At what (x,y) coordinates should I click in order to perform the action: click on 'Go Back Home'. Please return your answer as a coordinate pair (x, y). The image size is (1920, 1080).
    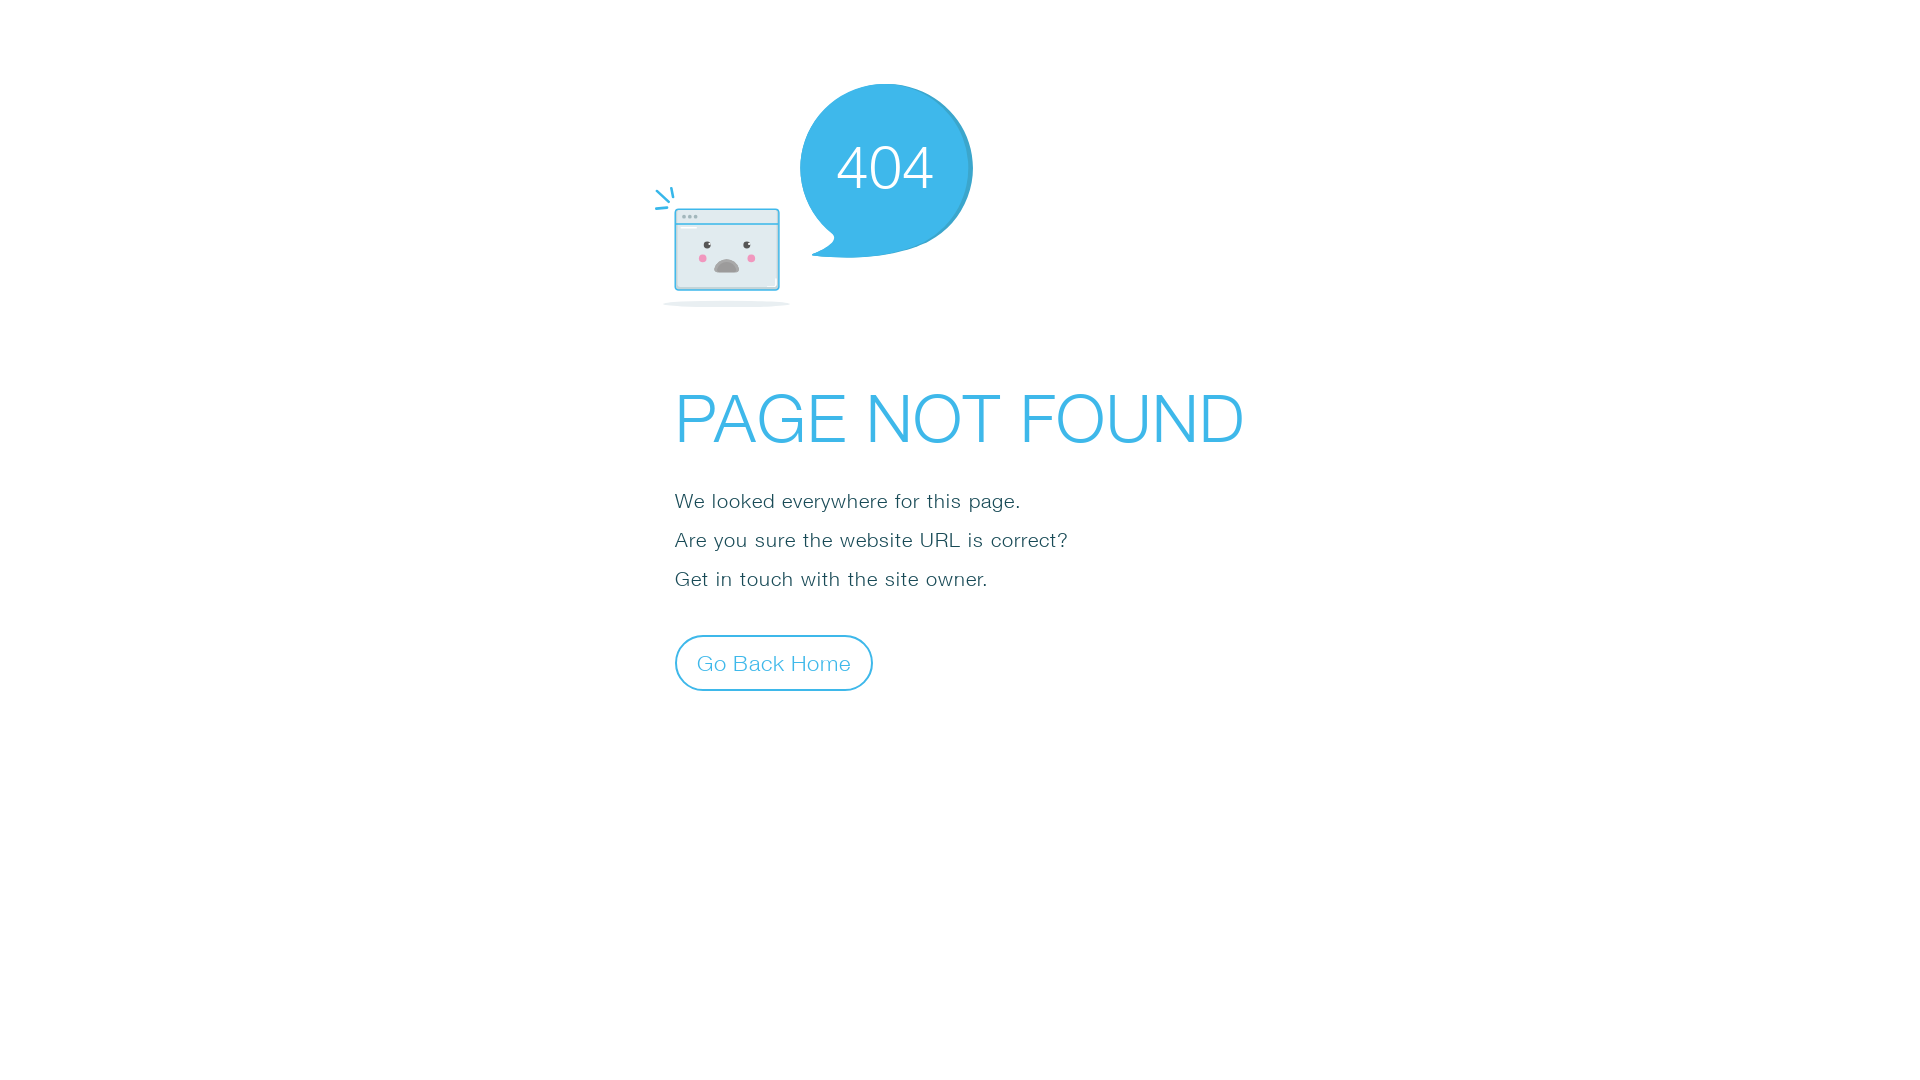
    Looking at the image, I should click on (772, 663).